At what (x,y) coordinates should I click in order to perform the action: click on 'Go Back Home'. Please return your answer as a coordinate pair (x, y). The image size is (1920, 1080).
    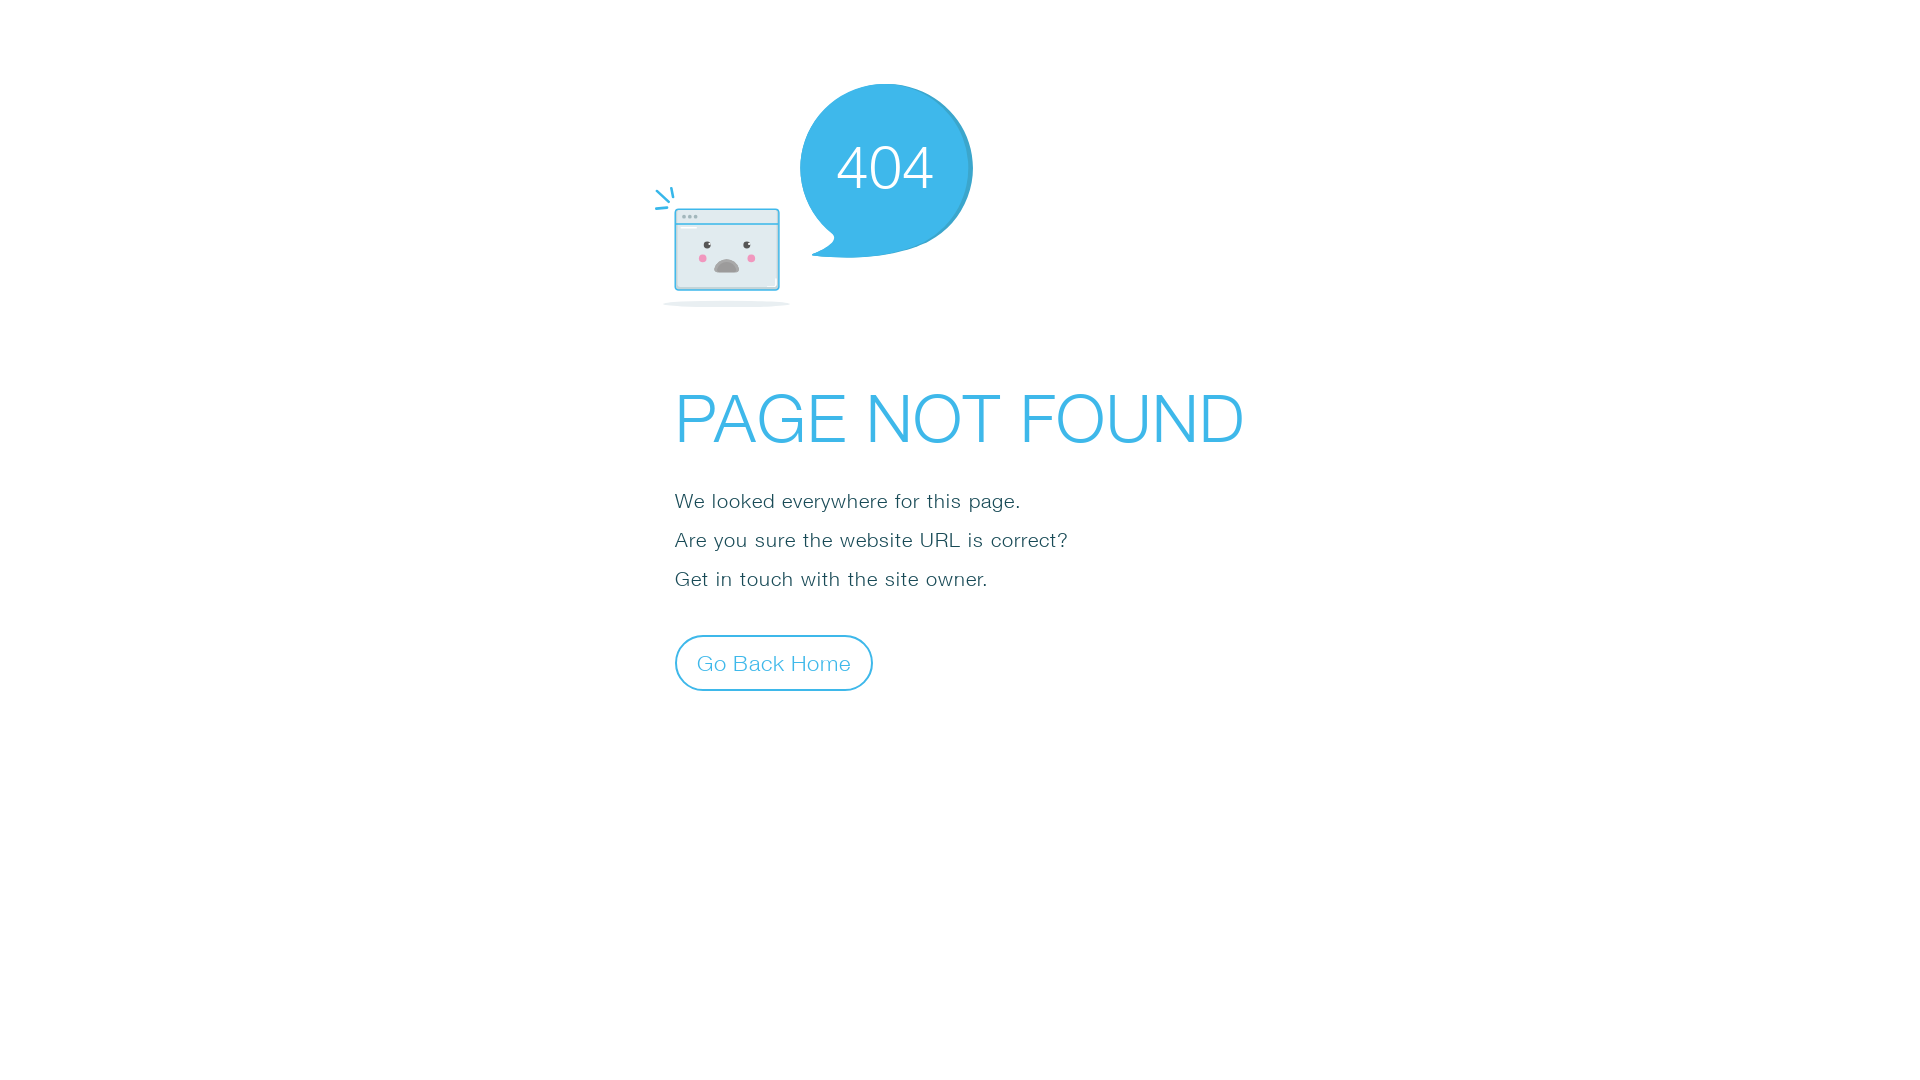
    Looking at the image, I should click on (772, 663).